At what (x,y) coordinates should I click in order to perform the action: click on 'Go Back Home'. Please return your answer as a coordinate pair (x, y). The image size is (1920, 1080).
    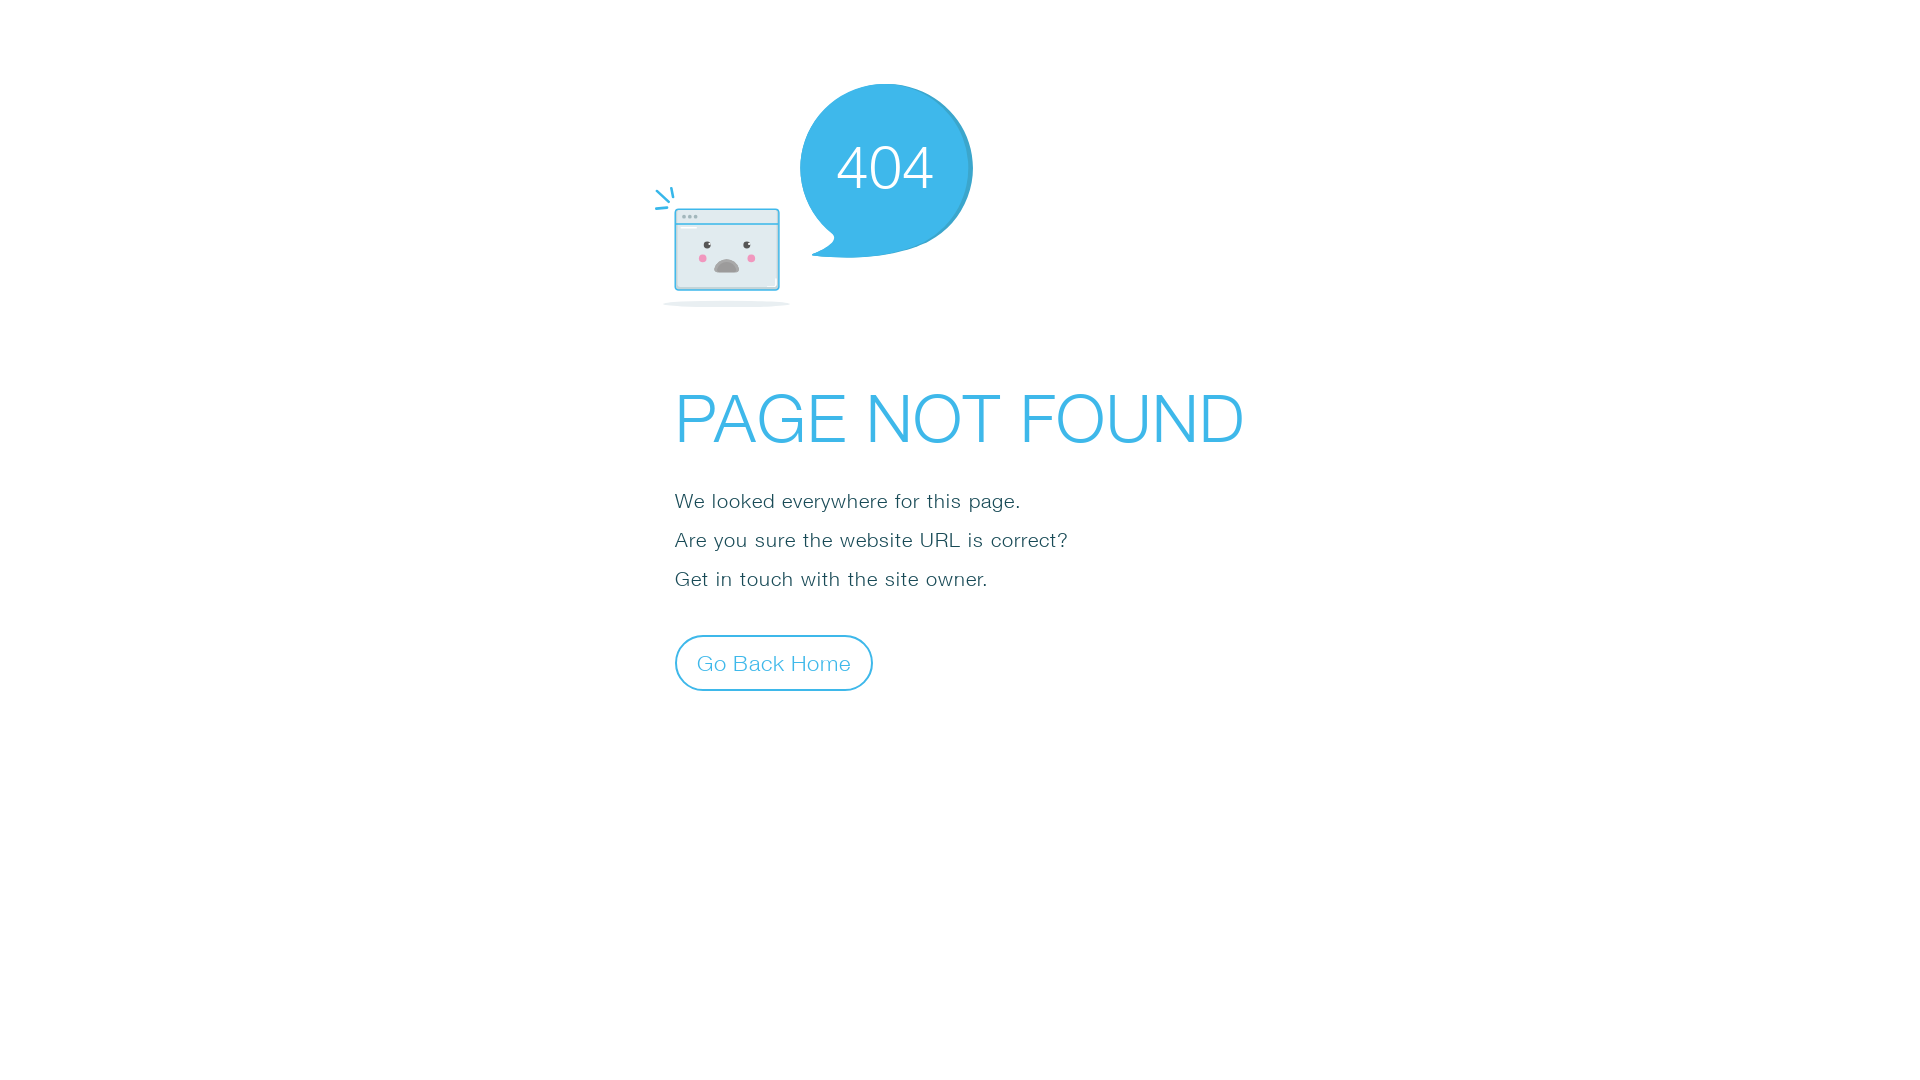
    Looking at the image, I should click on (772, 663).